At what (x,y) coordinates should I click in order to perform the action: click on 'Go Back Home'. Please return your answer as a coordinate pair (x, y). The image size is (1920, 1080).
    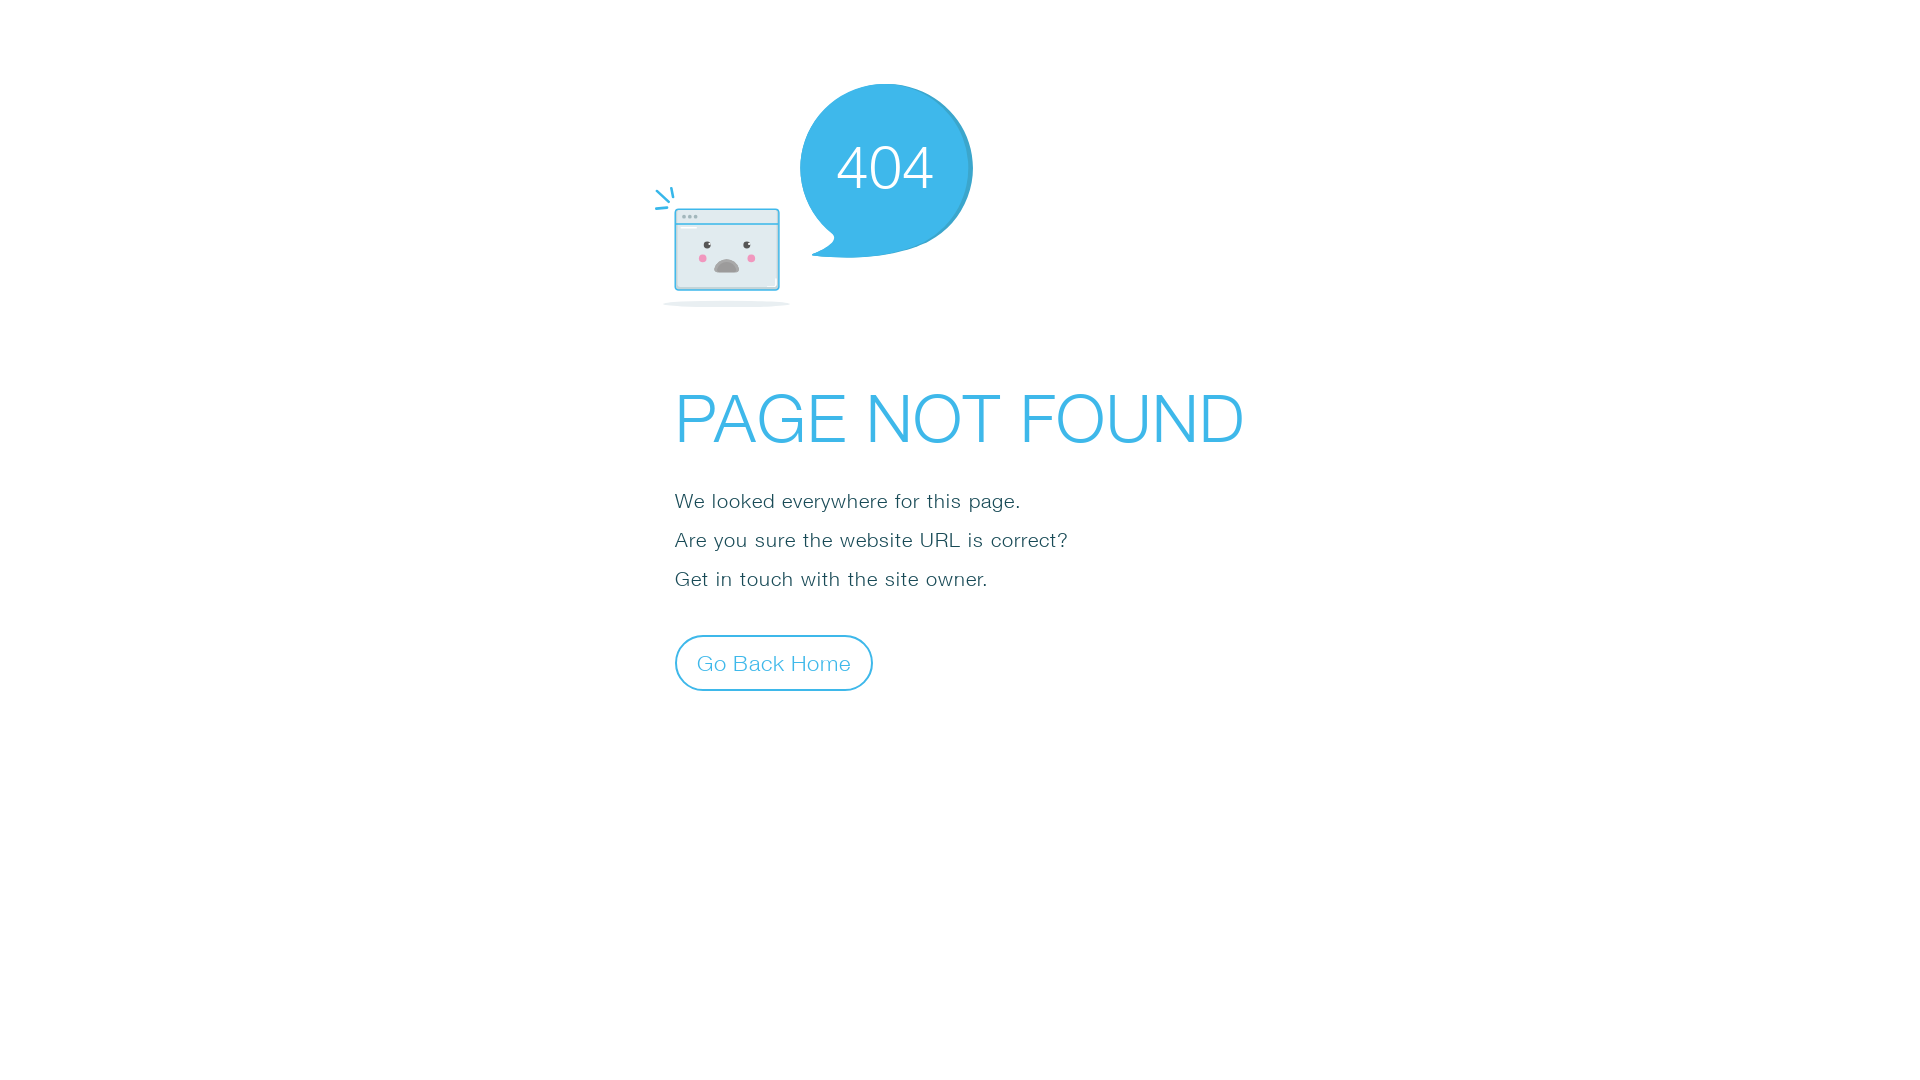
    Looking at the image, I should click on (772, 663).